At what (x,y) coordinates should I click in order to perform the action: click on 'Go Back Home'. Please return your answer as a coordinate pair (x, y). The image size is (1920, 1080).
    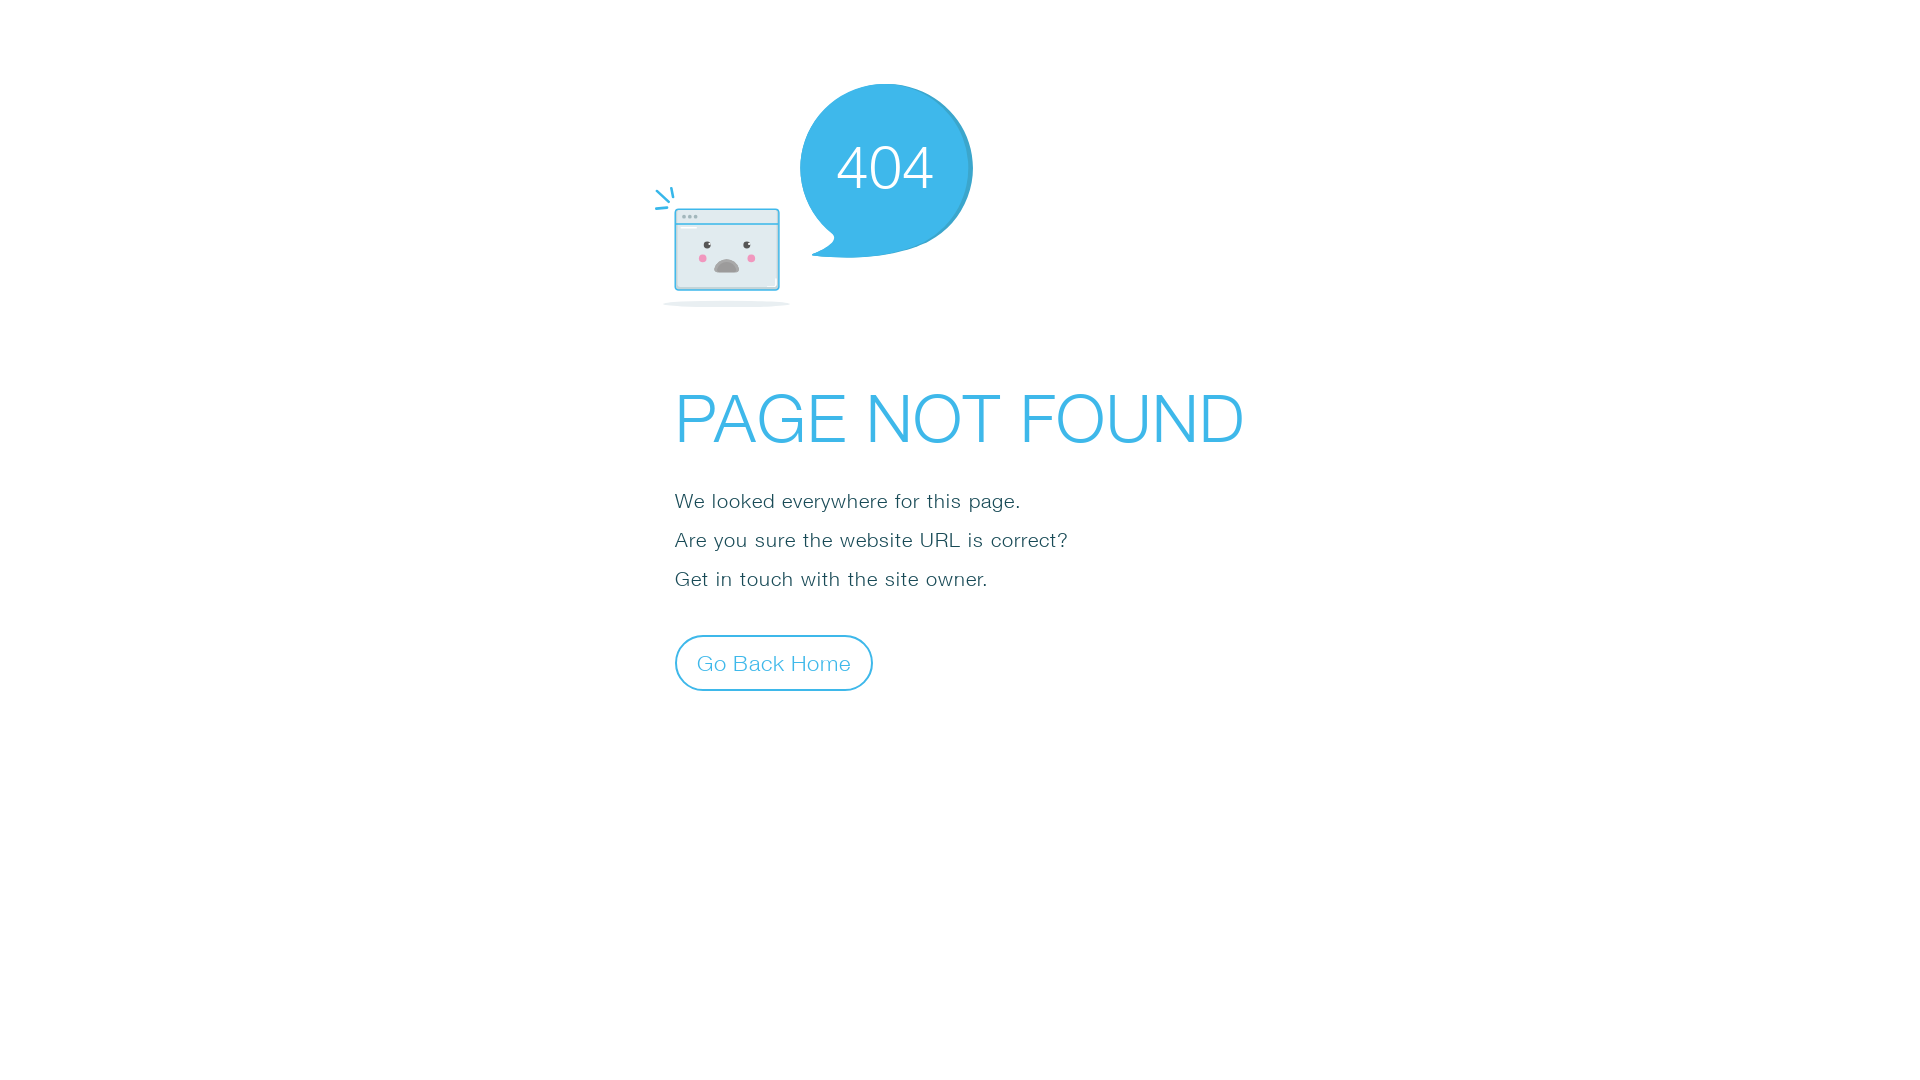
    Looking at the image, I should click on (772, 663).